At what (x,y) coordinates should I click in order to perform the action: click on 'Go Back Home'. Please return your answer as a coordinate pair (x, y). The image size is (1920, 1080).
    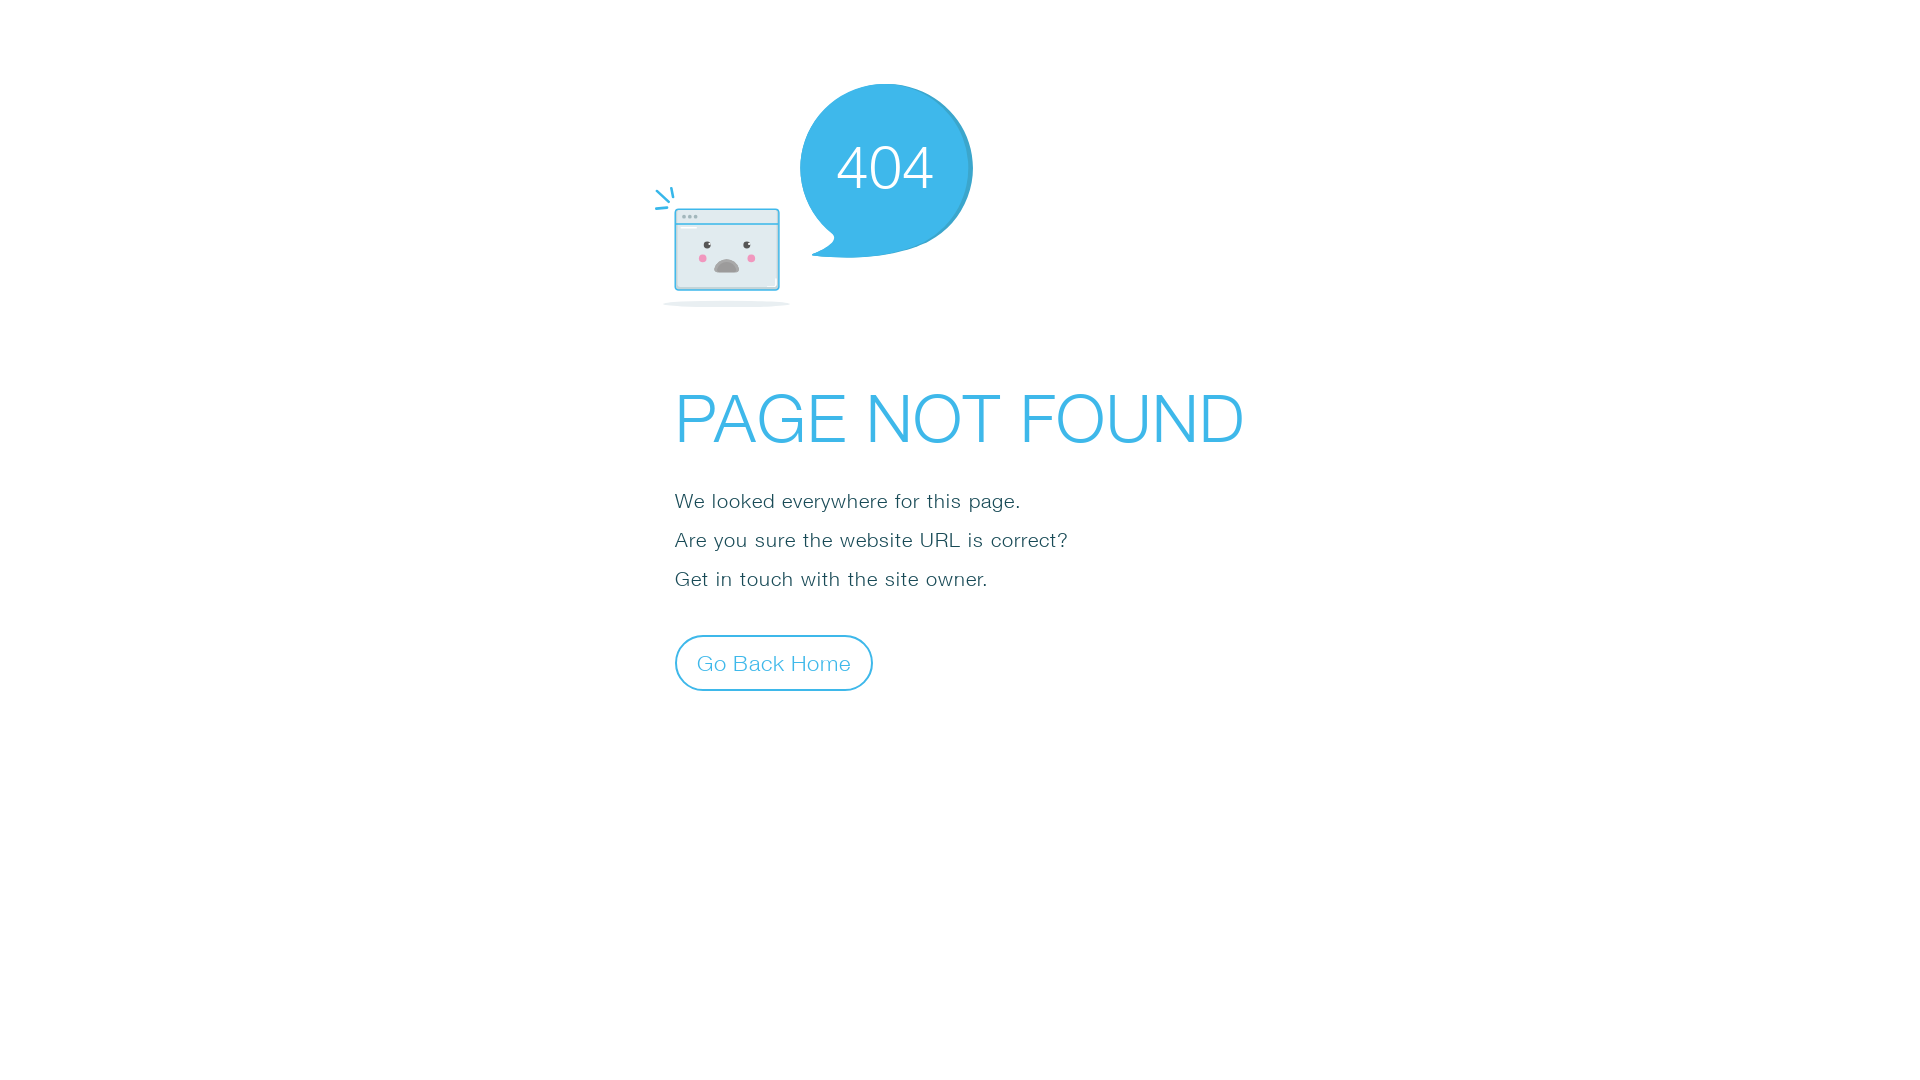
    Looking at the image, I should click on (772, 663).